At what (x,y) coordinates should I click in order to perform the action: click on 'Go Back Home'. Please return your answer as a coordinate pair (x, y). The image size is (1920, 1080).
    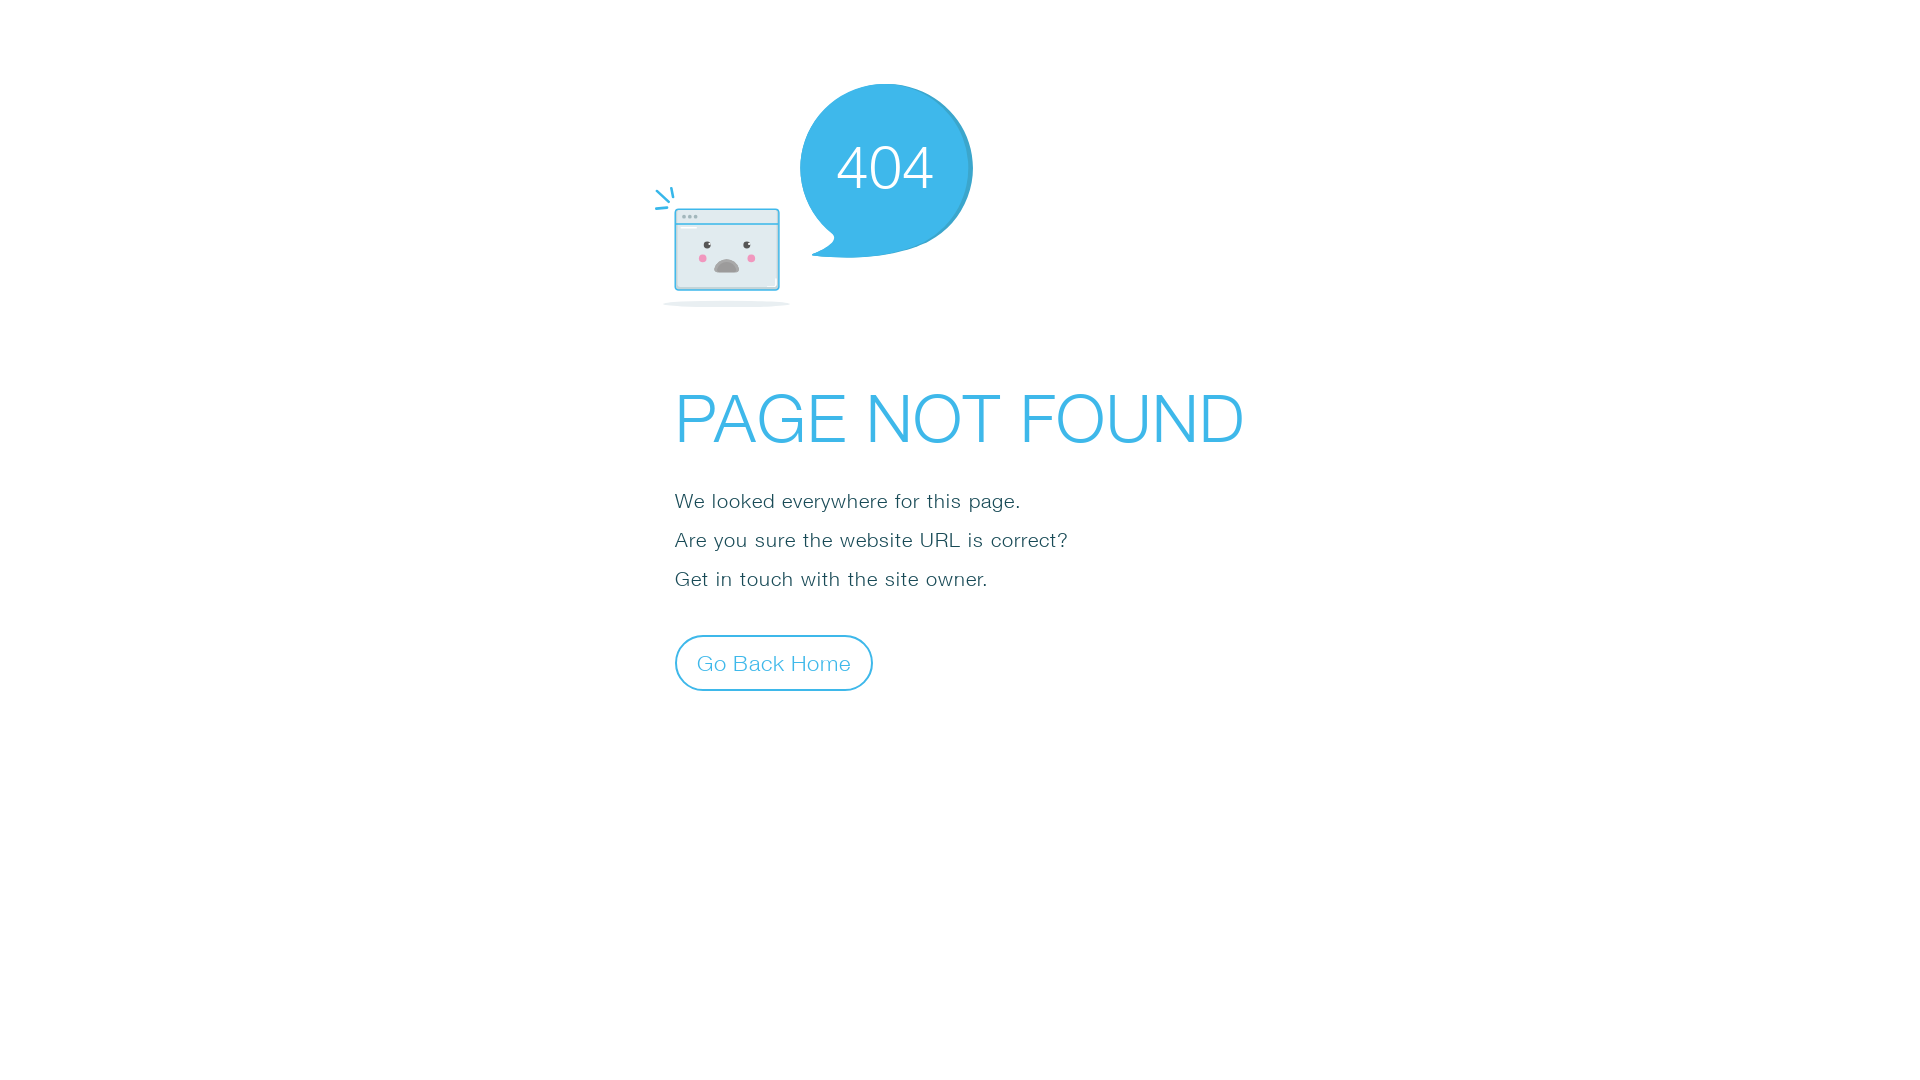
    Looking at the image, I should click on (772, 663).